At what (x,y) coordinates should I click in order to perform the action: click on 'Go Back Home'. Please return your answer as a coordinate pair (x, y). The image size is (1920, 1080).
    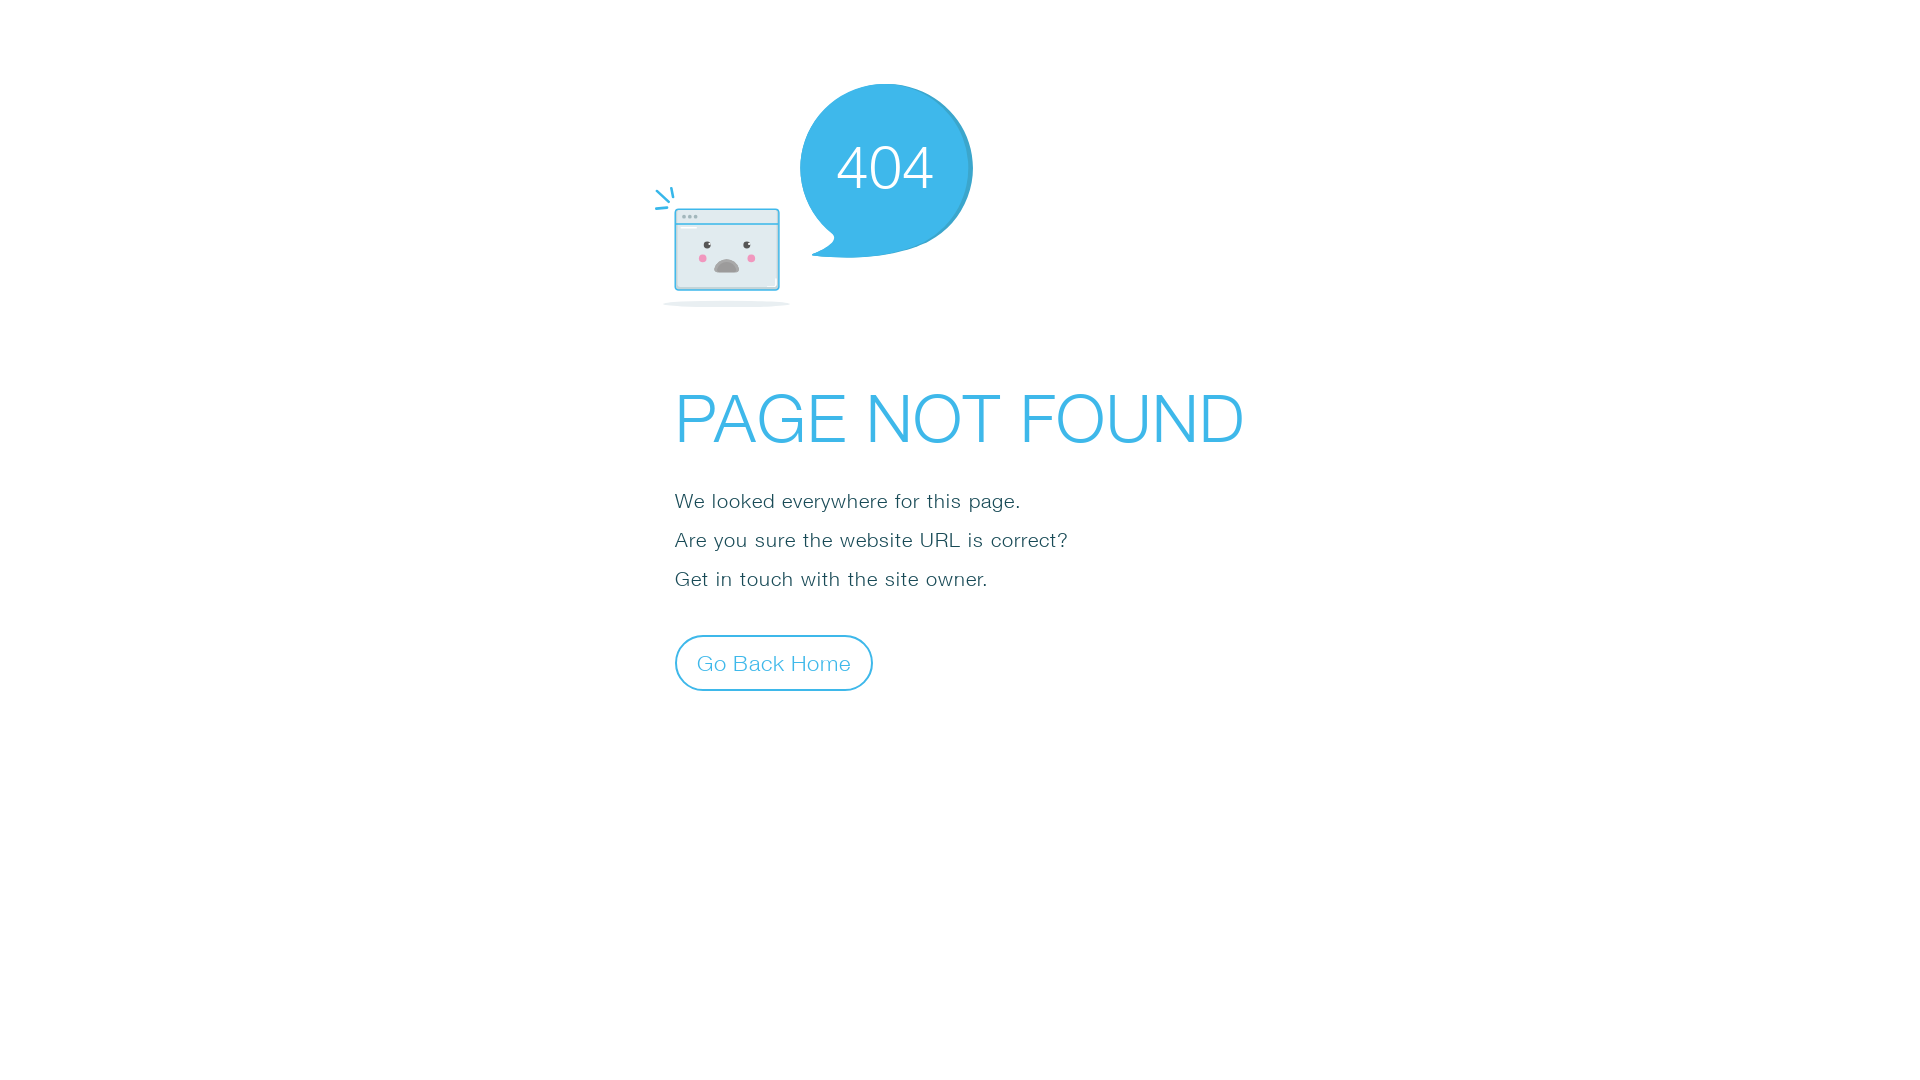
    Looking at the image, I should click on (772, 663).